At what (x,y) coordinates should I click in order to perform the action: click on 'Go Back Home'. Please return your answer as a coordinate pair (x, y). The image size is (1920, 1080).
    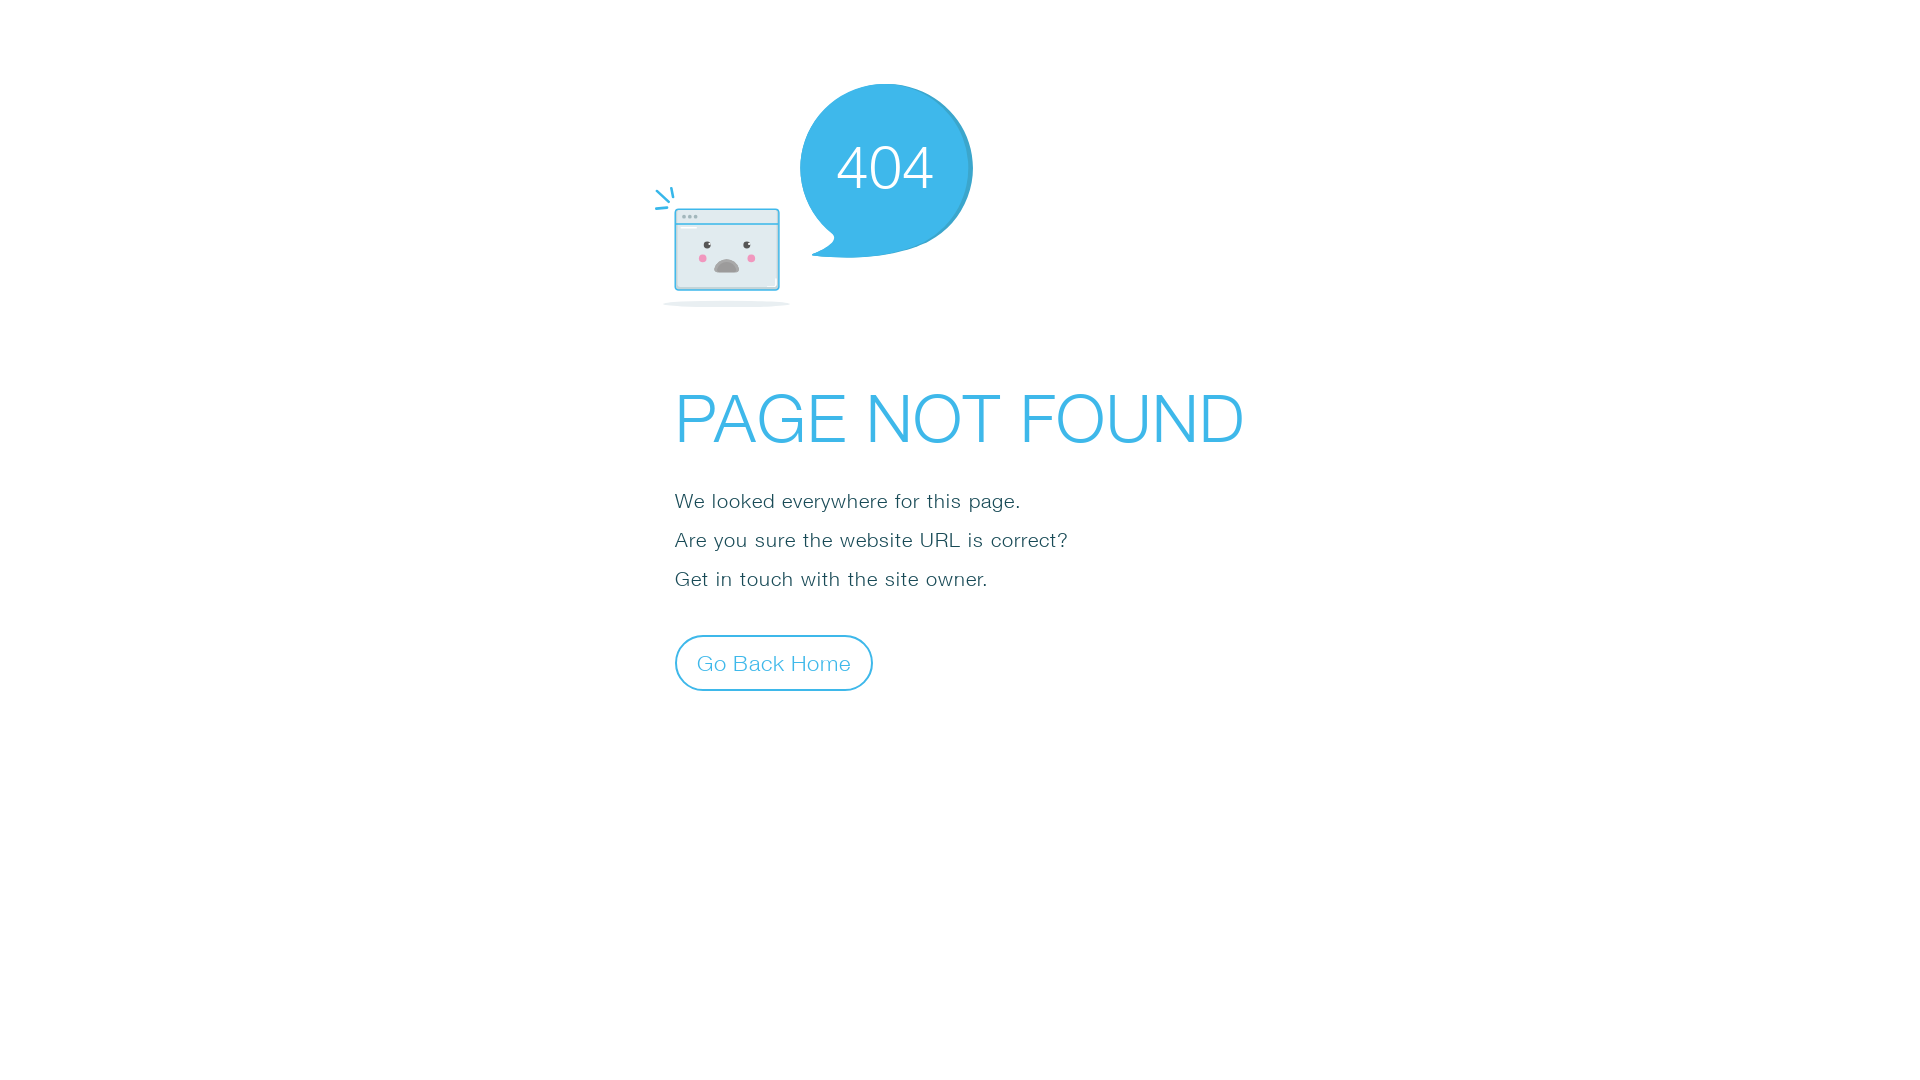
    Looking at the image, I should click on (772, 663).